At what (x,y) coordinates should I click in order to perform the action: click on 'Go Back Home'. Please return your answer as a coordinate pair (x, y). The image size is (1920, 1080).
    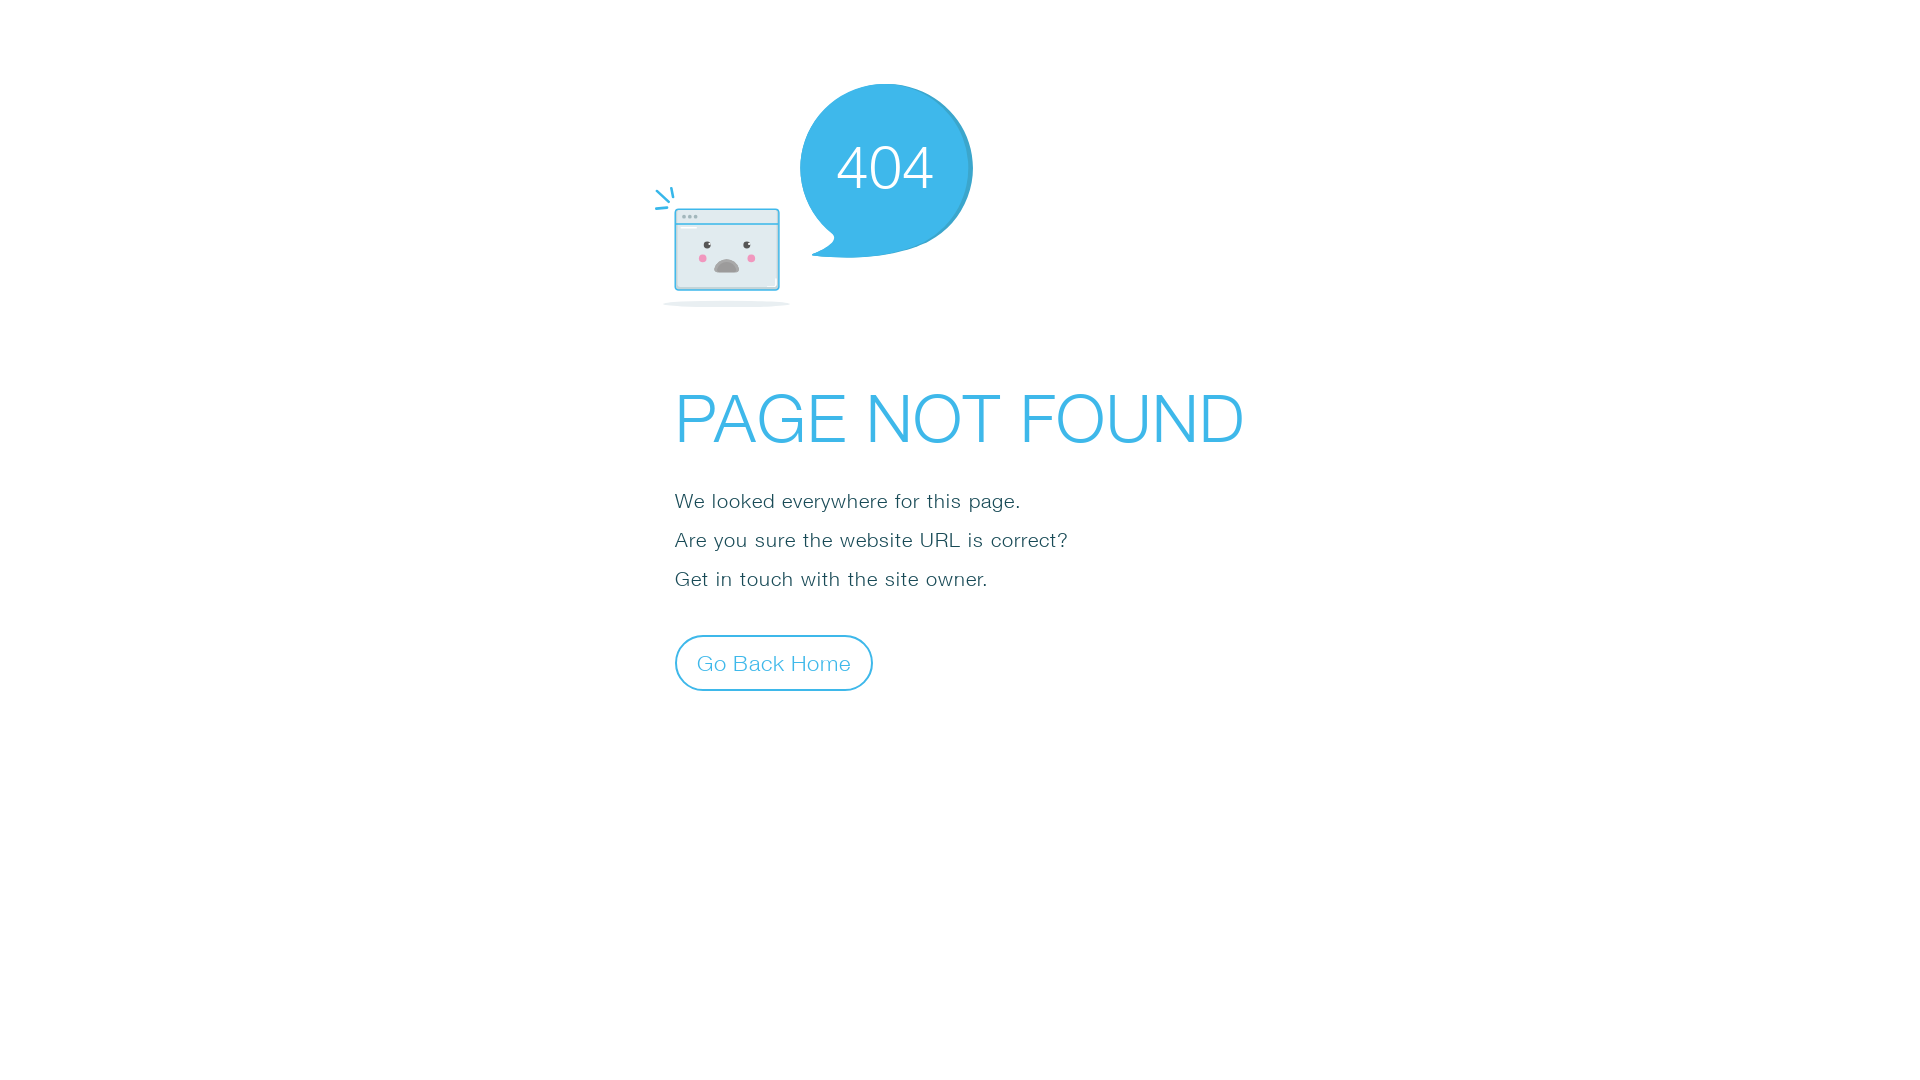
    Looking at the image, I should click on (772, 663).